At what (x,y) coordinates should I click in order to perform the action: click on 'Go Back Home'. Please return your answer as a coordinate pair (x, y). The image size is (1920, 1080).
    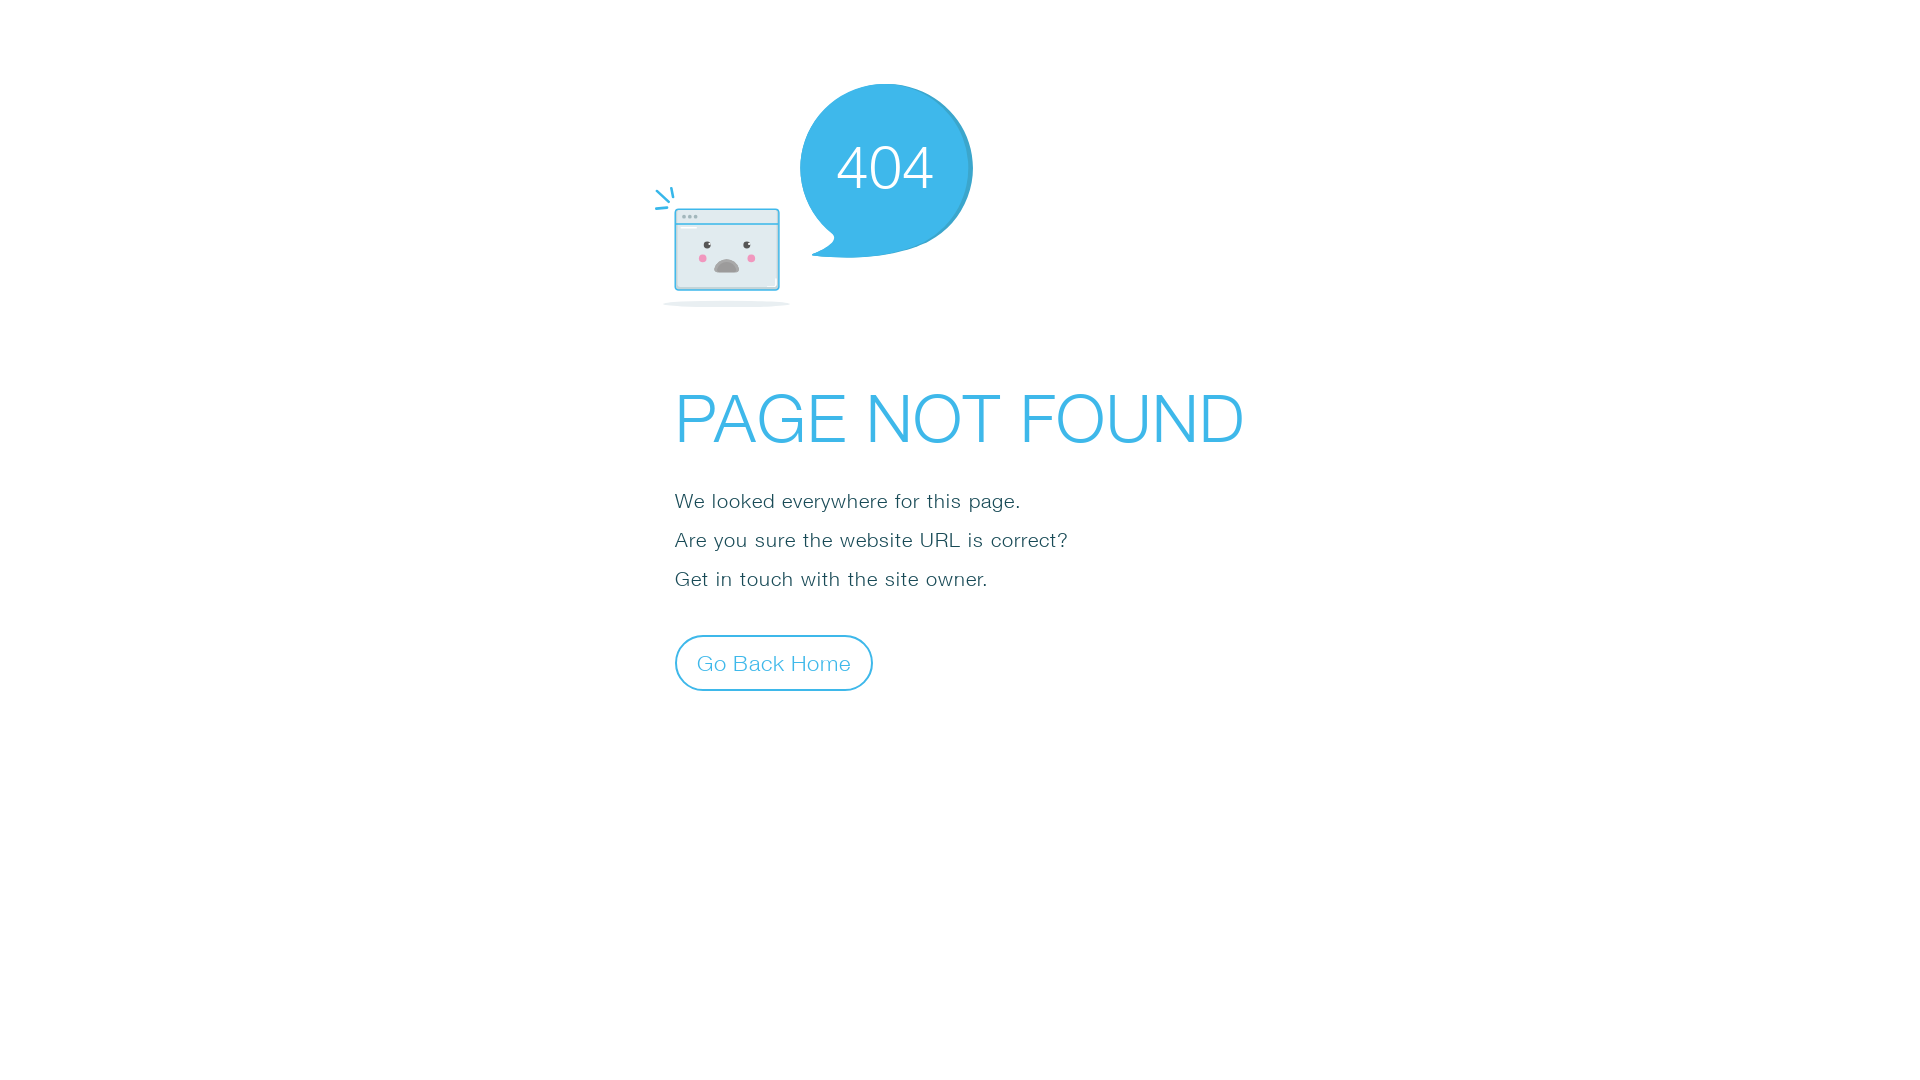
    Looking at the image, I should click on (772, 663).